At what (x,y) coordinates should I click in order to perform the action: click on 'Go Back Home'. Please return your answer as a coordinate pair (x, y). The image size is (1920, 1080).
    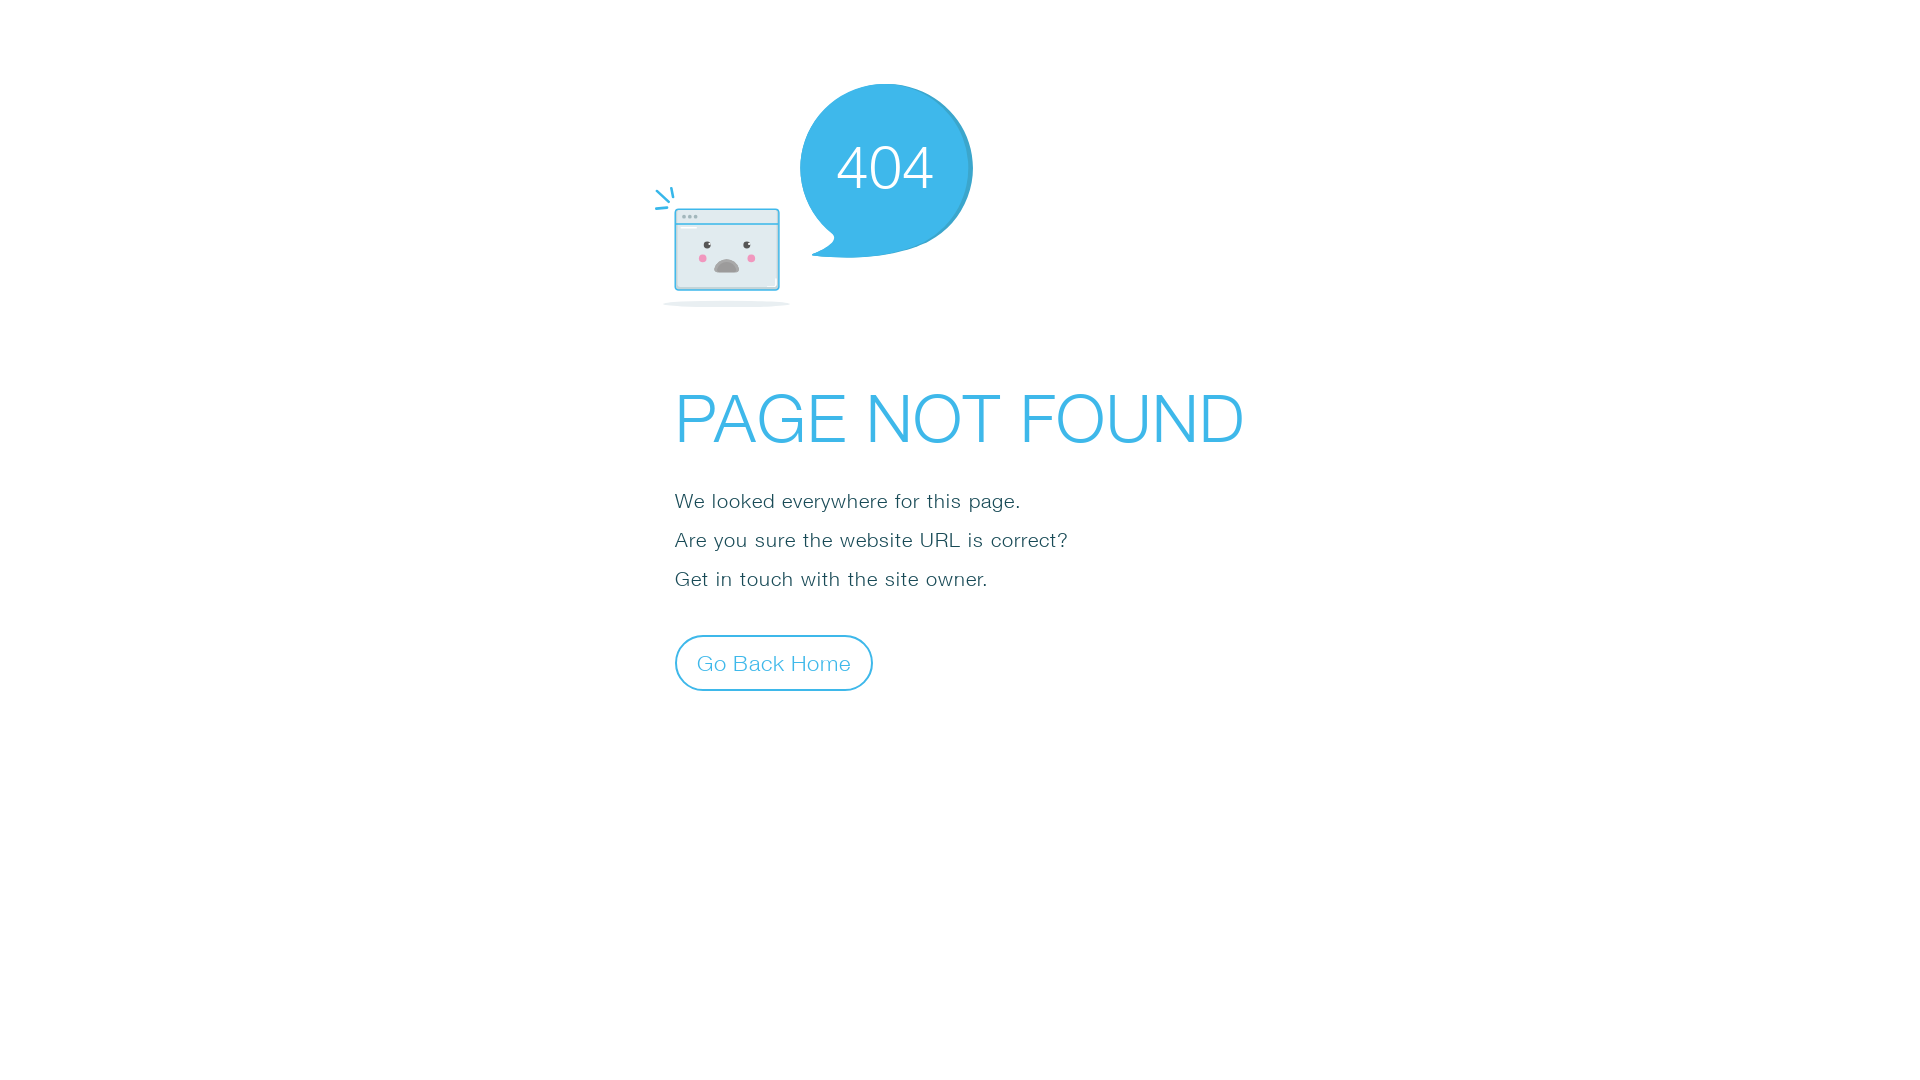
    Looking at the image, I should click on (772, 663).